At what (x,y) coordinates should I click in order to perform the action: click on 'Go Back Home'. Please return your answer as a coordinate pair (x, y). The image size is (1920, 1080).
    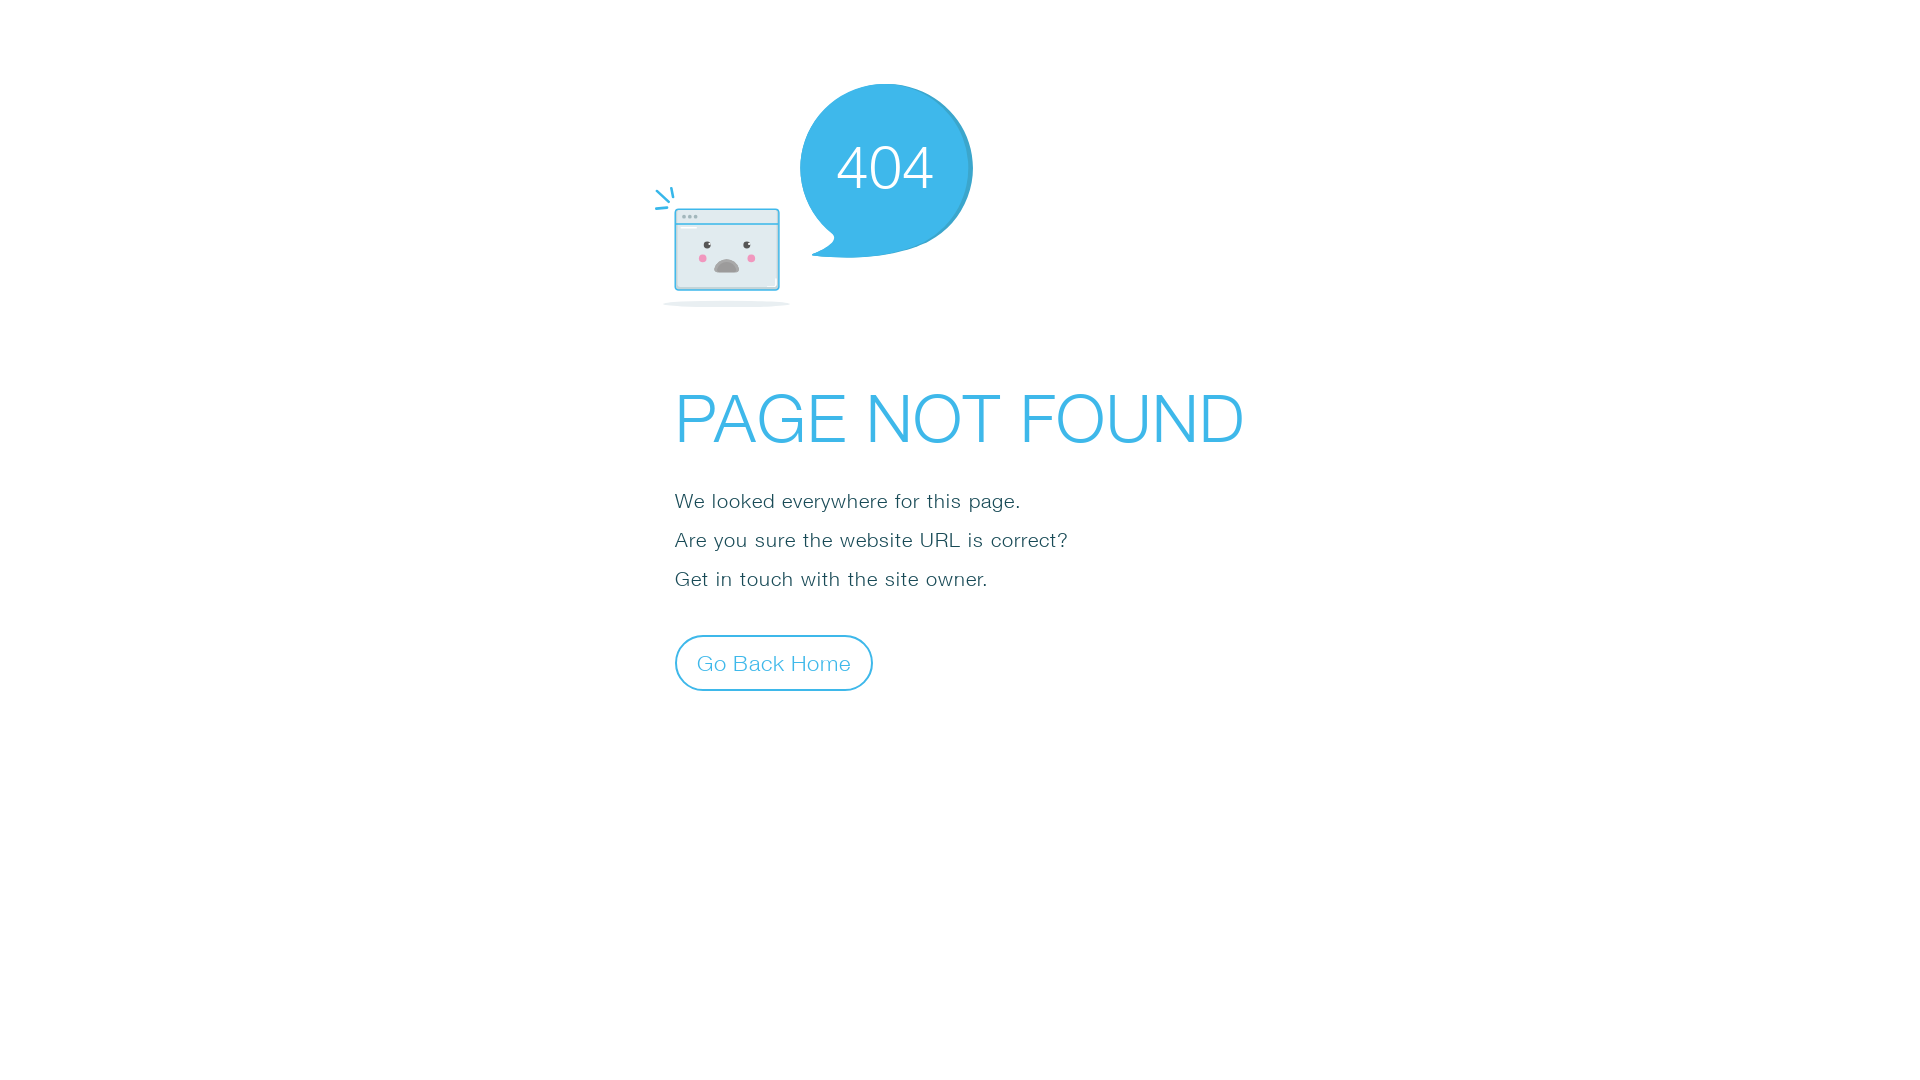
    Looking at the image, I should click on (772, 663).